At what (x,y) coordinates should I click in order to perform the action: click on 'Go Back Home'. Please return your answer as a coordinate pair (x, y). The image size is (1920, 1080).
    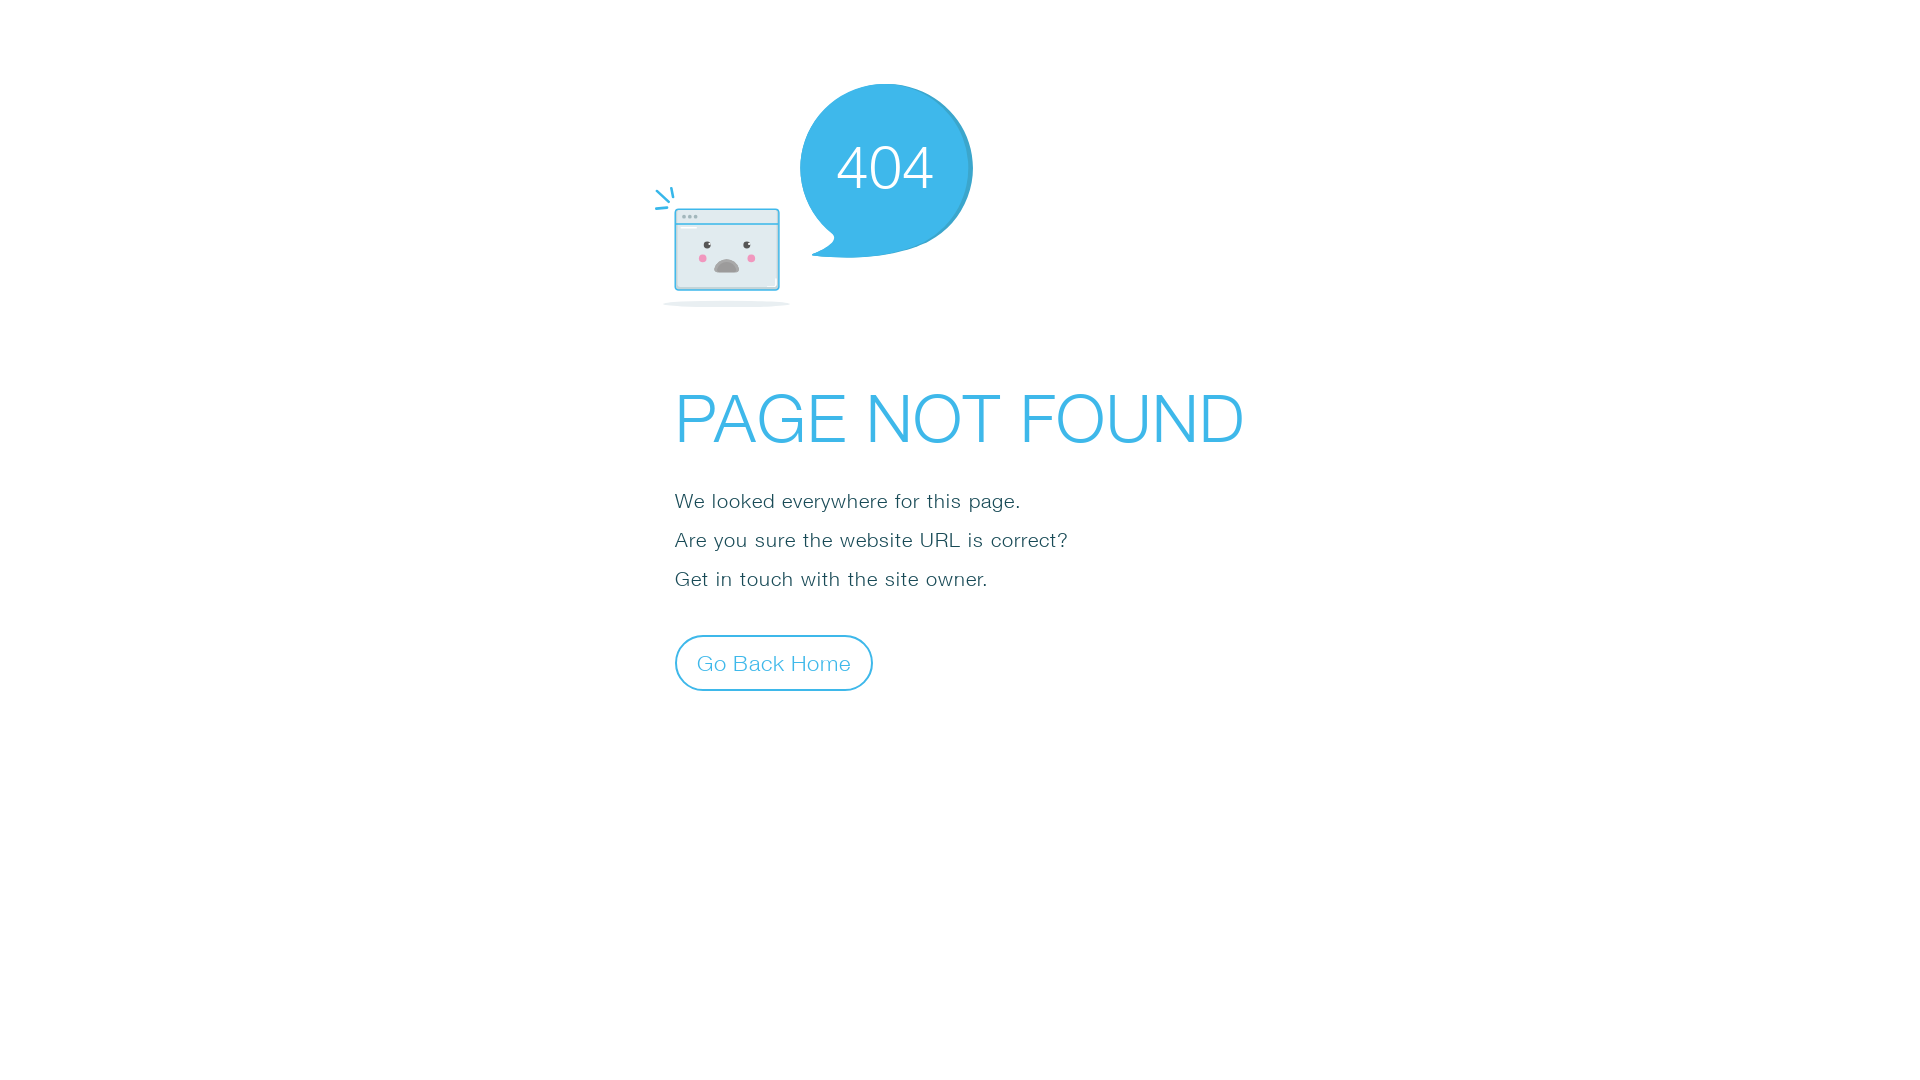
    Looking at the image, I should click on (772, 663).